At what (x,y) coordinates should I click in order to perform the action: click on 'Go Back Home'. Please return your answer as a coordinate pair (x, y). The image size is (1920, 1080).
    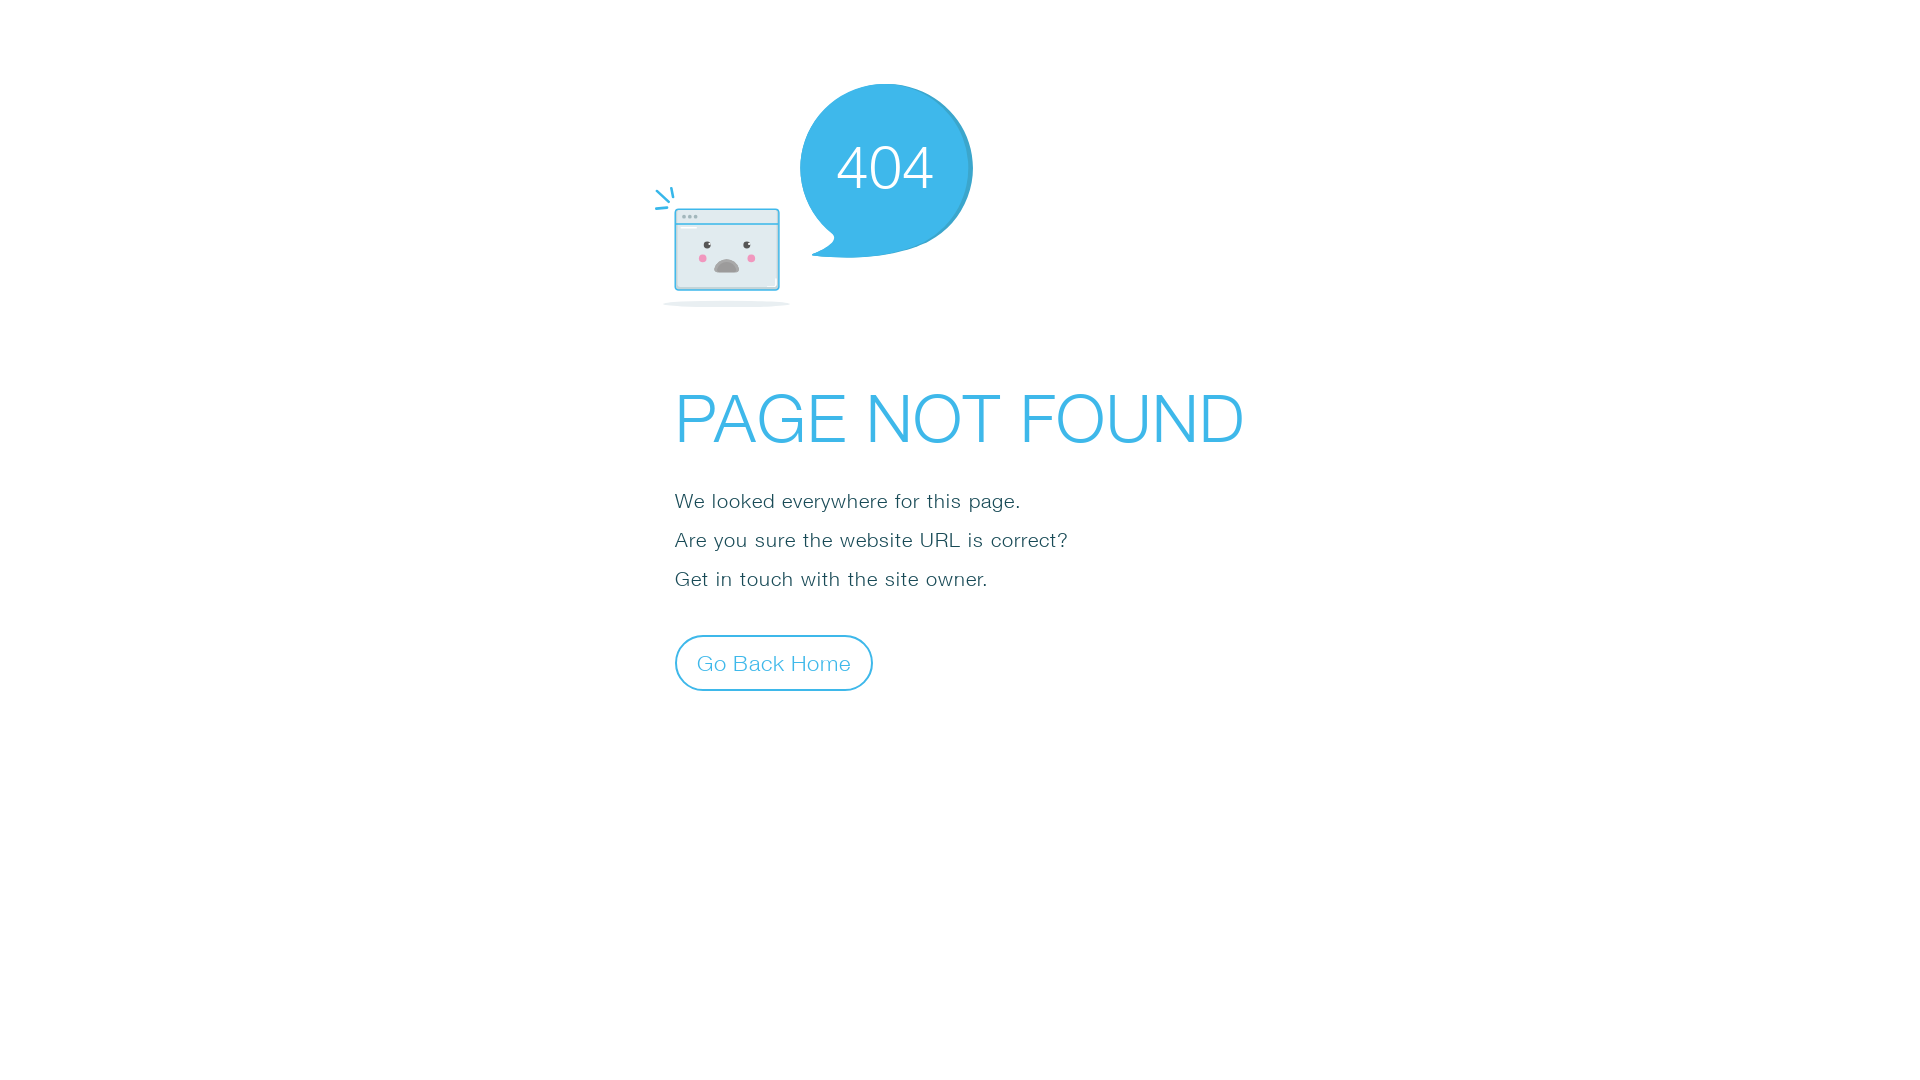
    Looking at the image, I should click on (772, 663).